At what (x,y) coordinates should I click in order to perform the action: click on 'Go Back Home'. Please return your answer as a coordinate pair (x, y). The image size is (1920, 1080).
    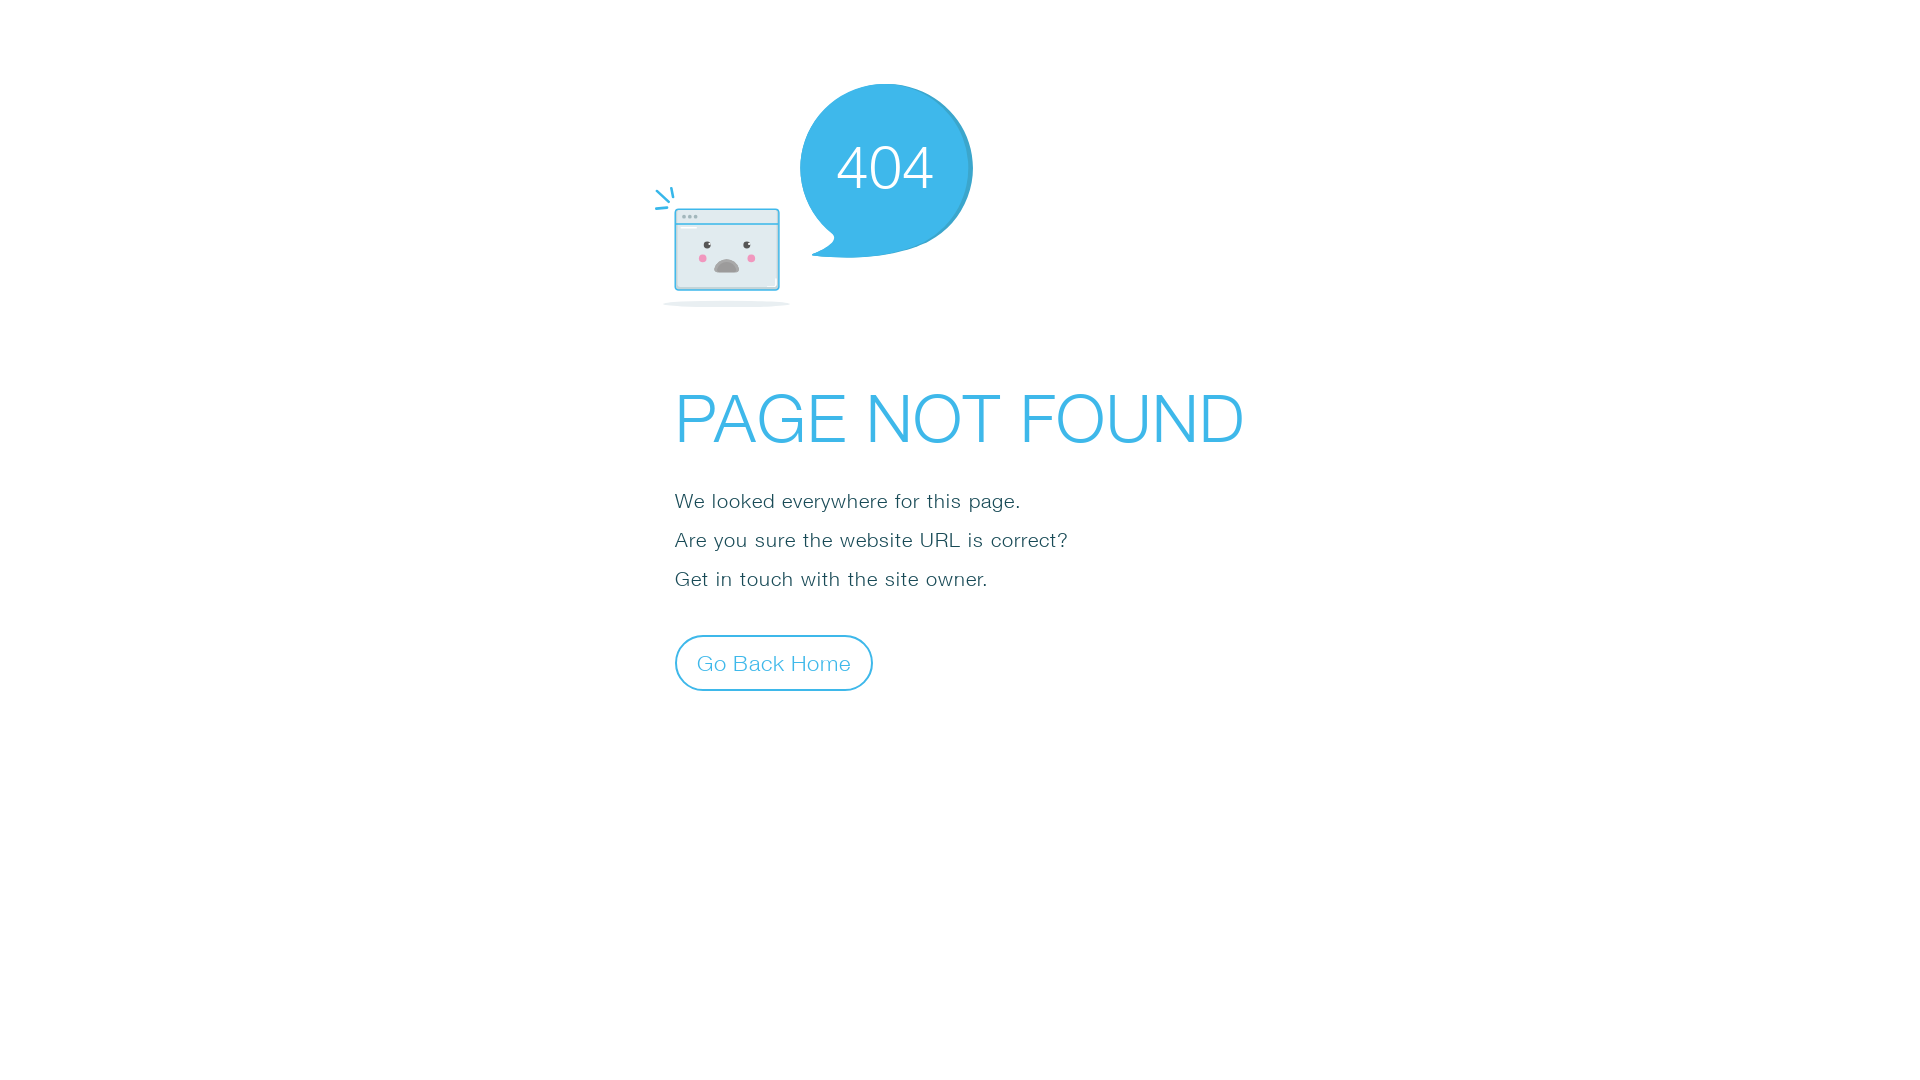
    Looking at the image, I should click on (772, 663).